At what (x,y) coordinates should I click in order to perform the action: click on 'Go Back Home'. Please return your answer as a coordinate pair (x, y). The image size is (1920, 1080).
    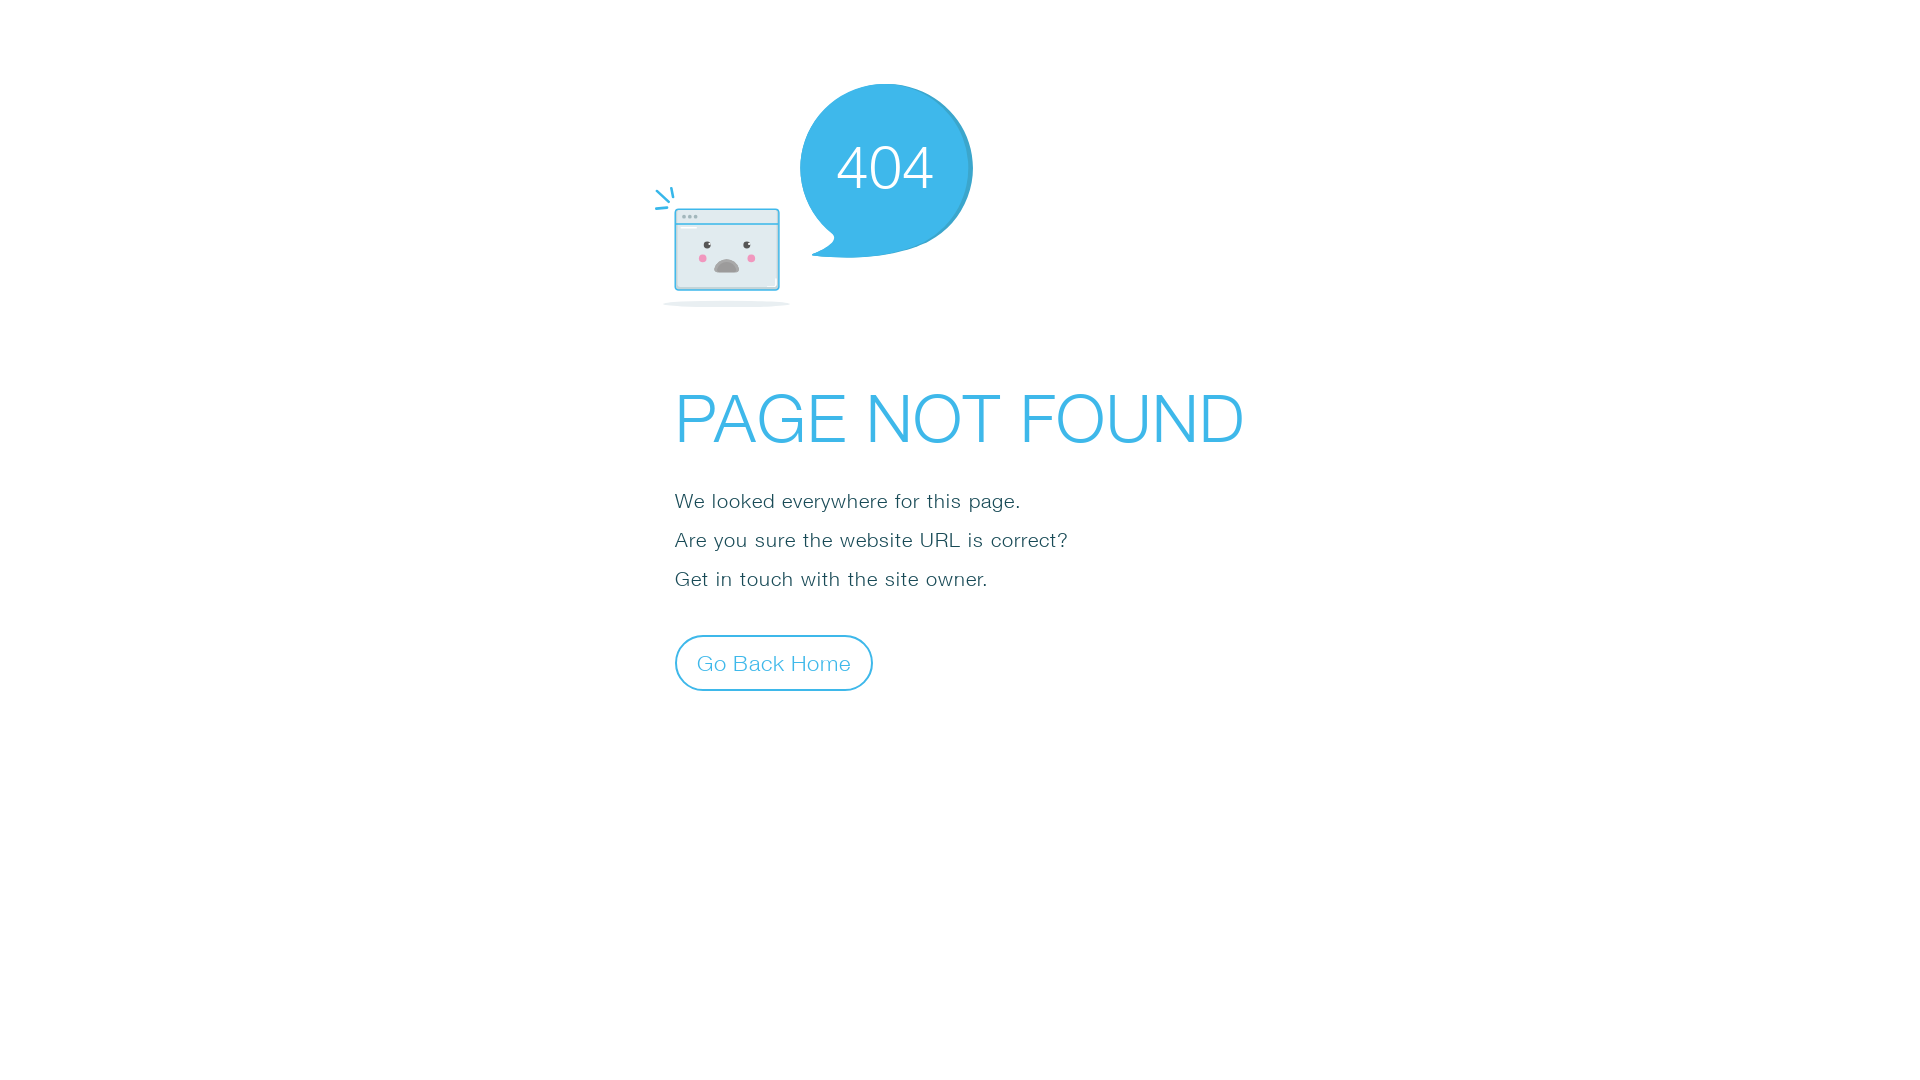
    Looking at the image, I should click on (772, 663).